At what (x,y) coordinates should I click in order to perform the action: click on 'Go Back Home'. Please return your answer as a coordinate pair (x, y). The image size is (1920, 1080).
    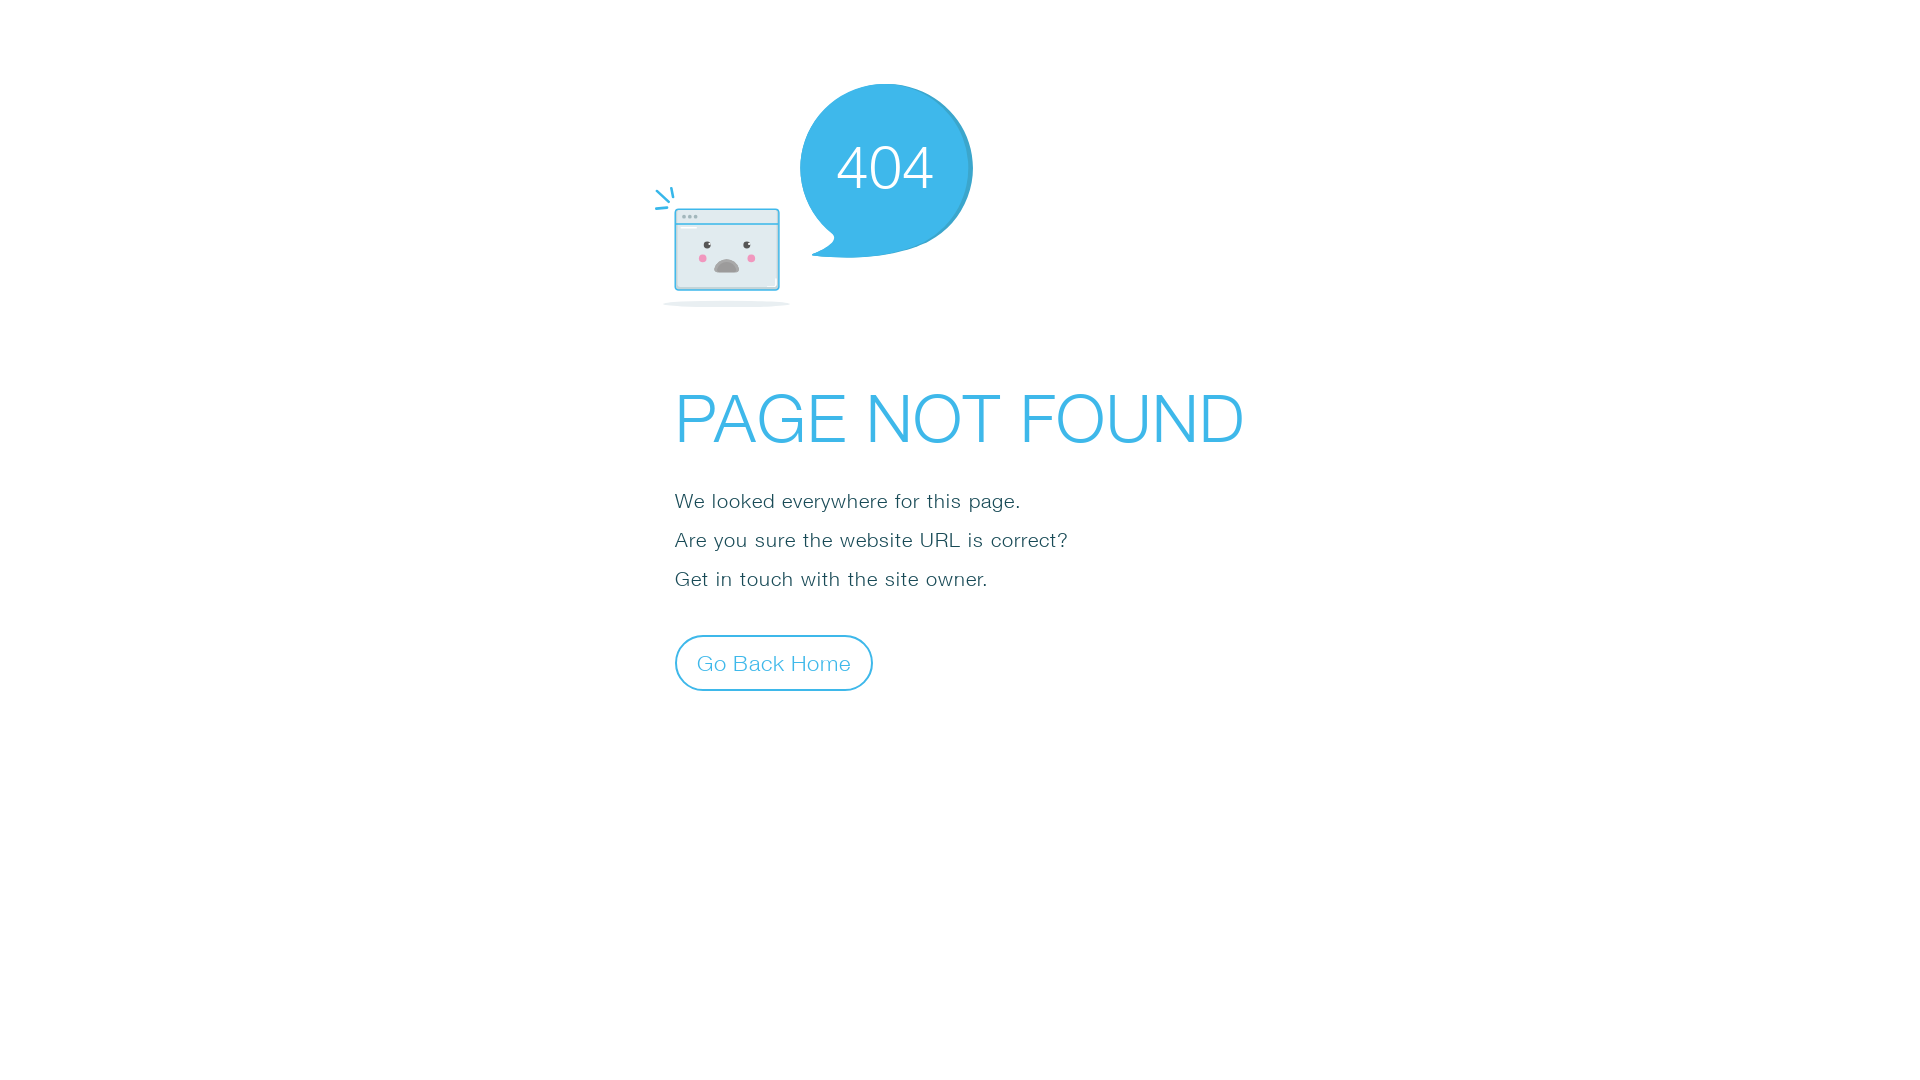
    Looking at the image, I should click on (772, 663).